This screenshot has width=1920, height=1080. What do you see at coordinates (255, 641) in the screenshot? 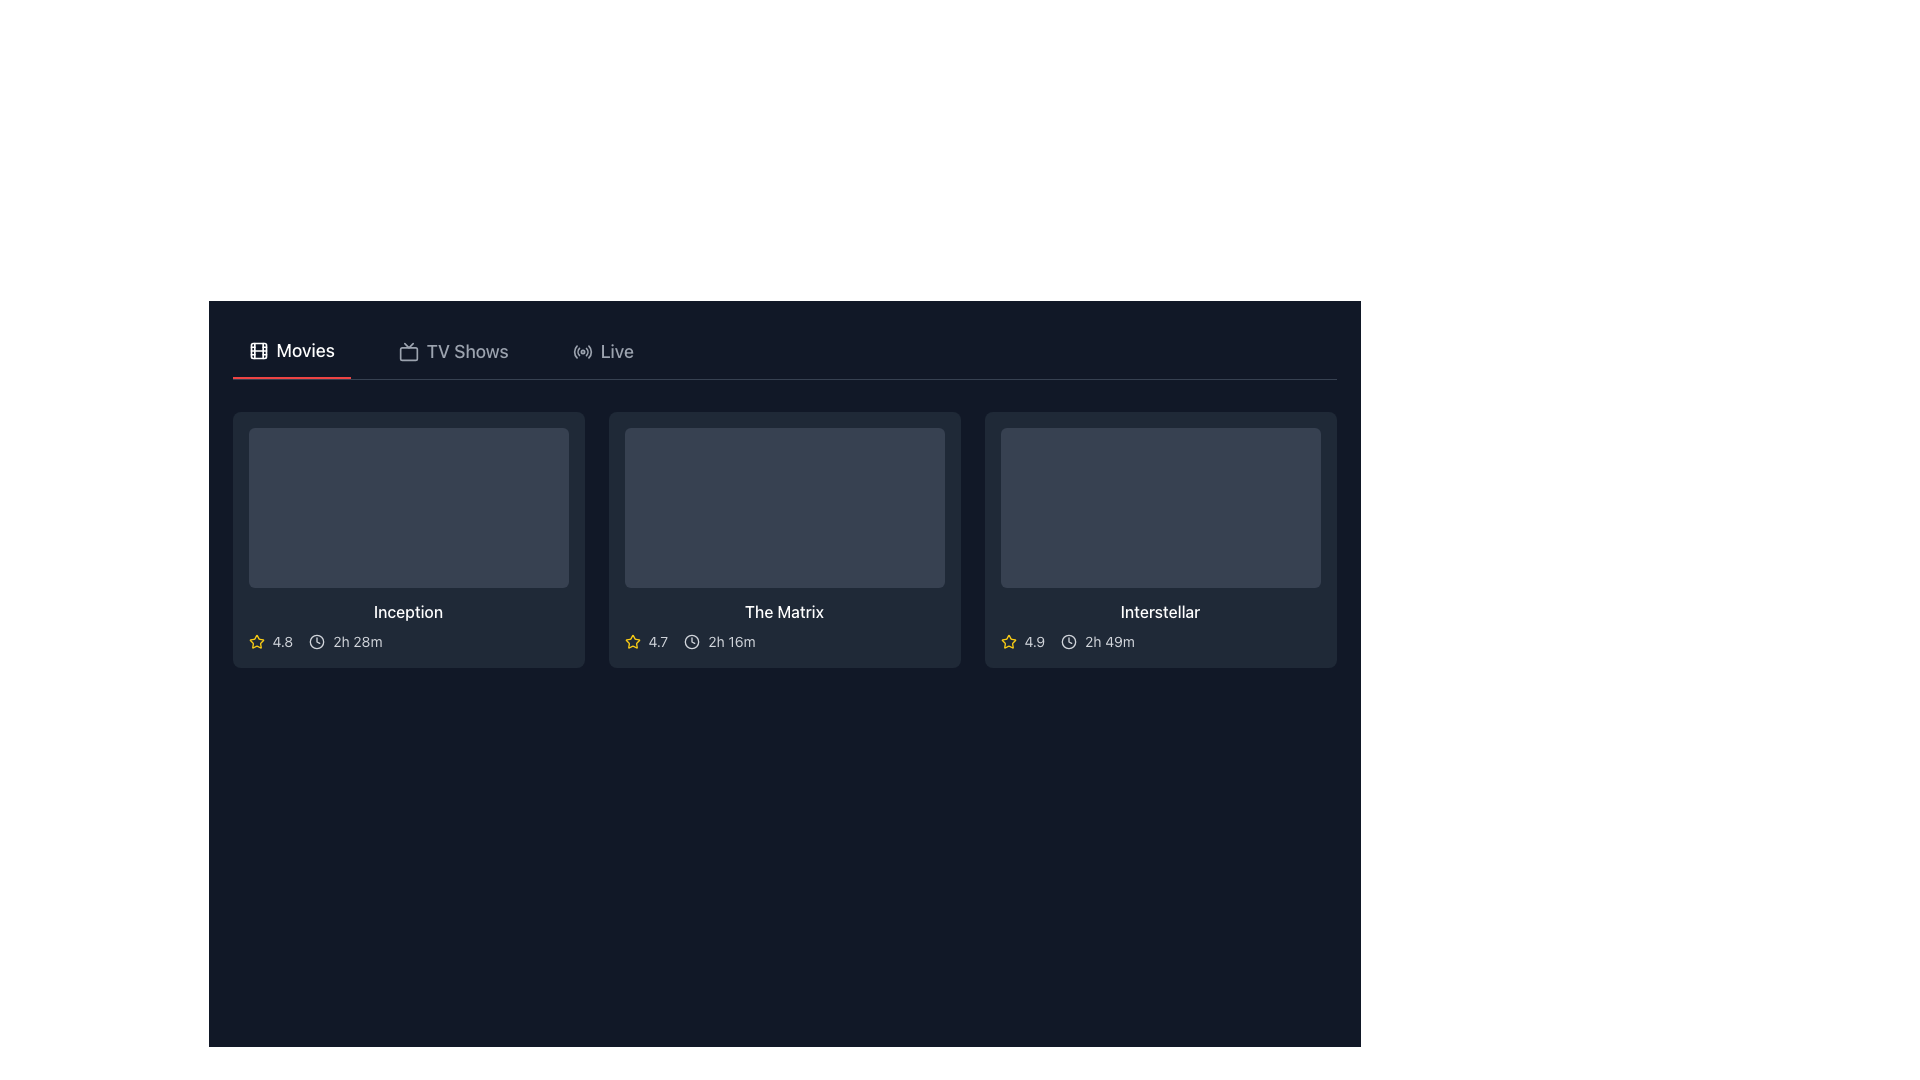
I see `the yellow star icon with a hollow center next to the text '4.8' in the rating system under the movie card for 'Inception'` at bounding box center [255, 641].